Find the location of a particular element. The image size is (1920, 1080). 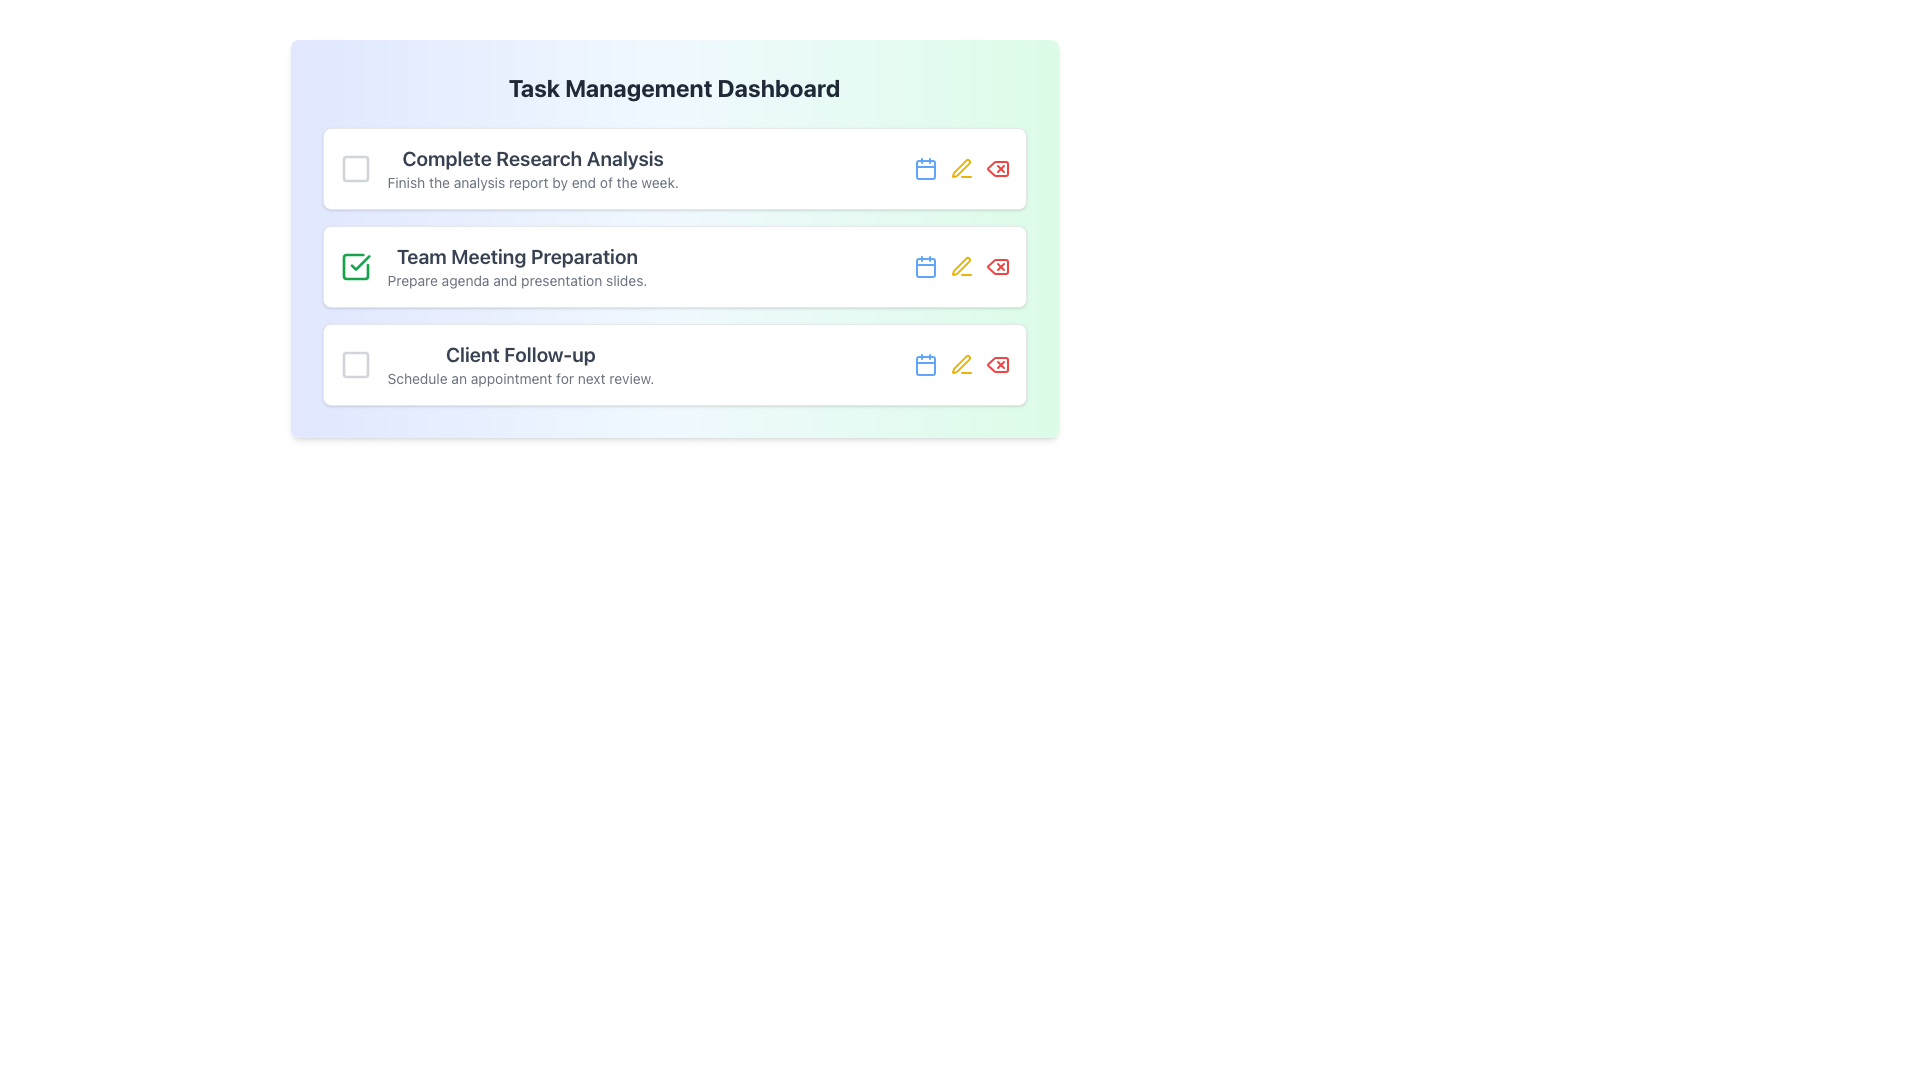

the second task card is located at coordinates (674, 265).